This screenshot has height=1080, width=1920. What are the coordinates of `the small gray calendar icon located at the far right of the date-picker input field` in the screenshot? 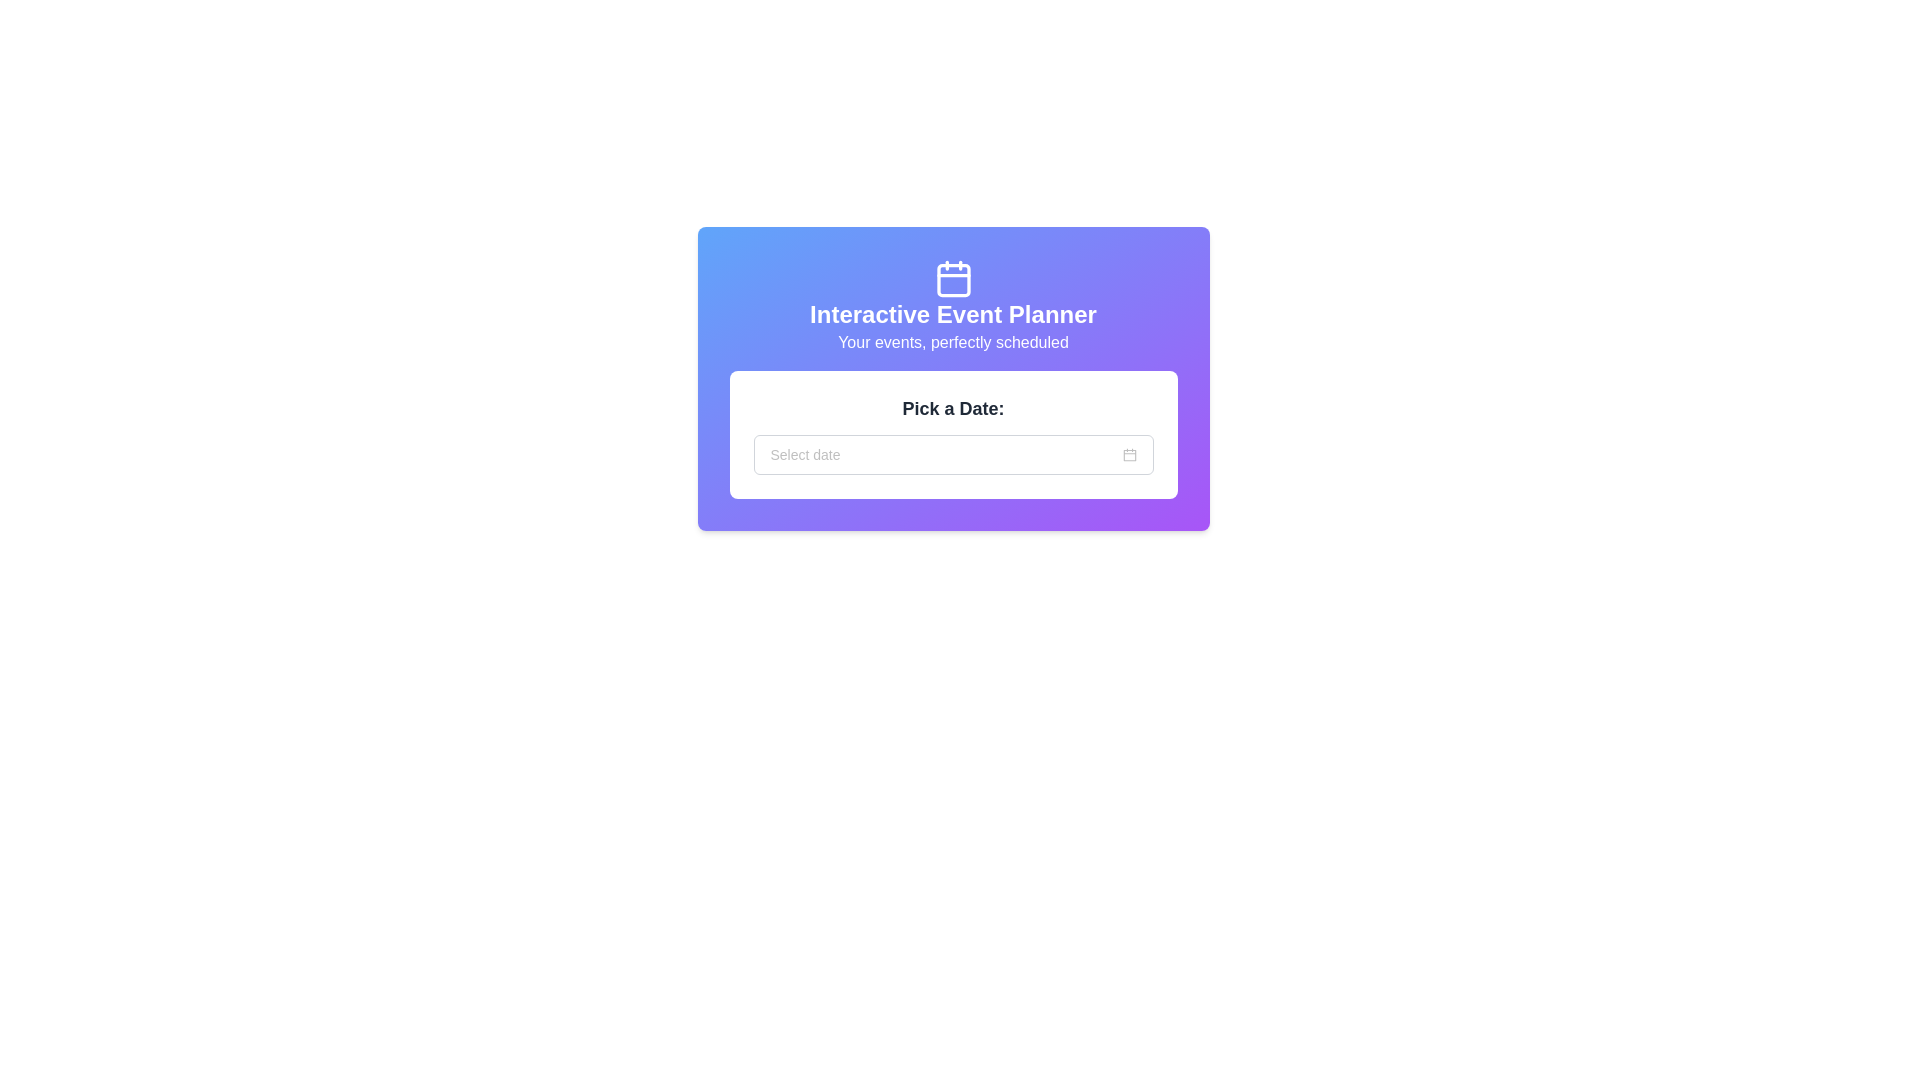 It's located at (1129, 455).